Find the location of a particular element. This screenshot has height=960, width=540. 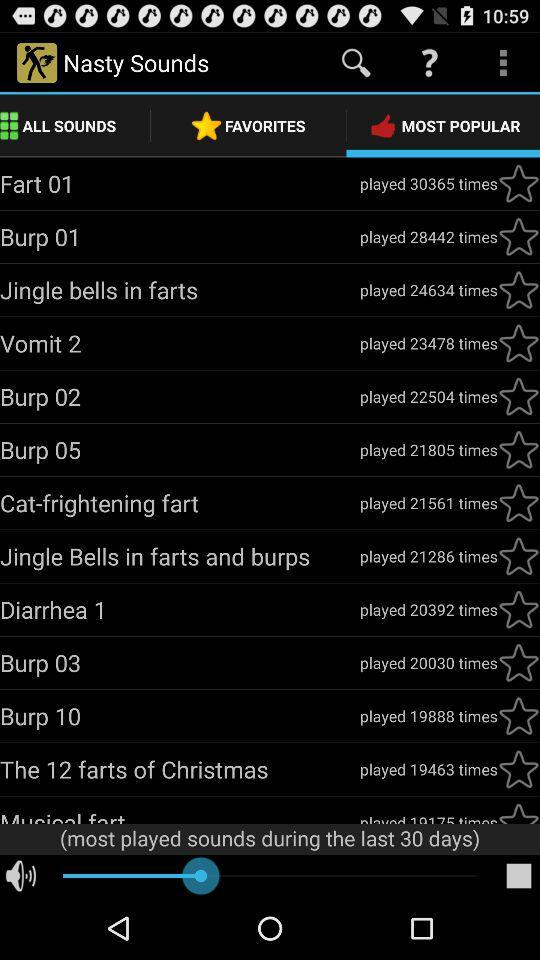

star article is located at coordinates (518, 343).